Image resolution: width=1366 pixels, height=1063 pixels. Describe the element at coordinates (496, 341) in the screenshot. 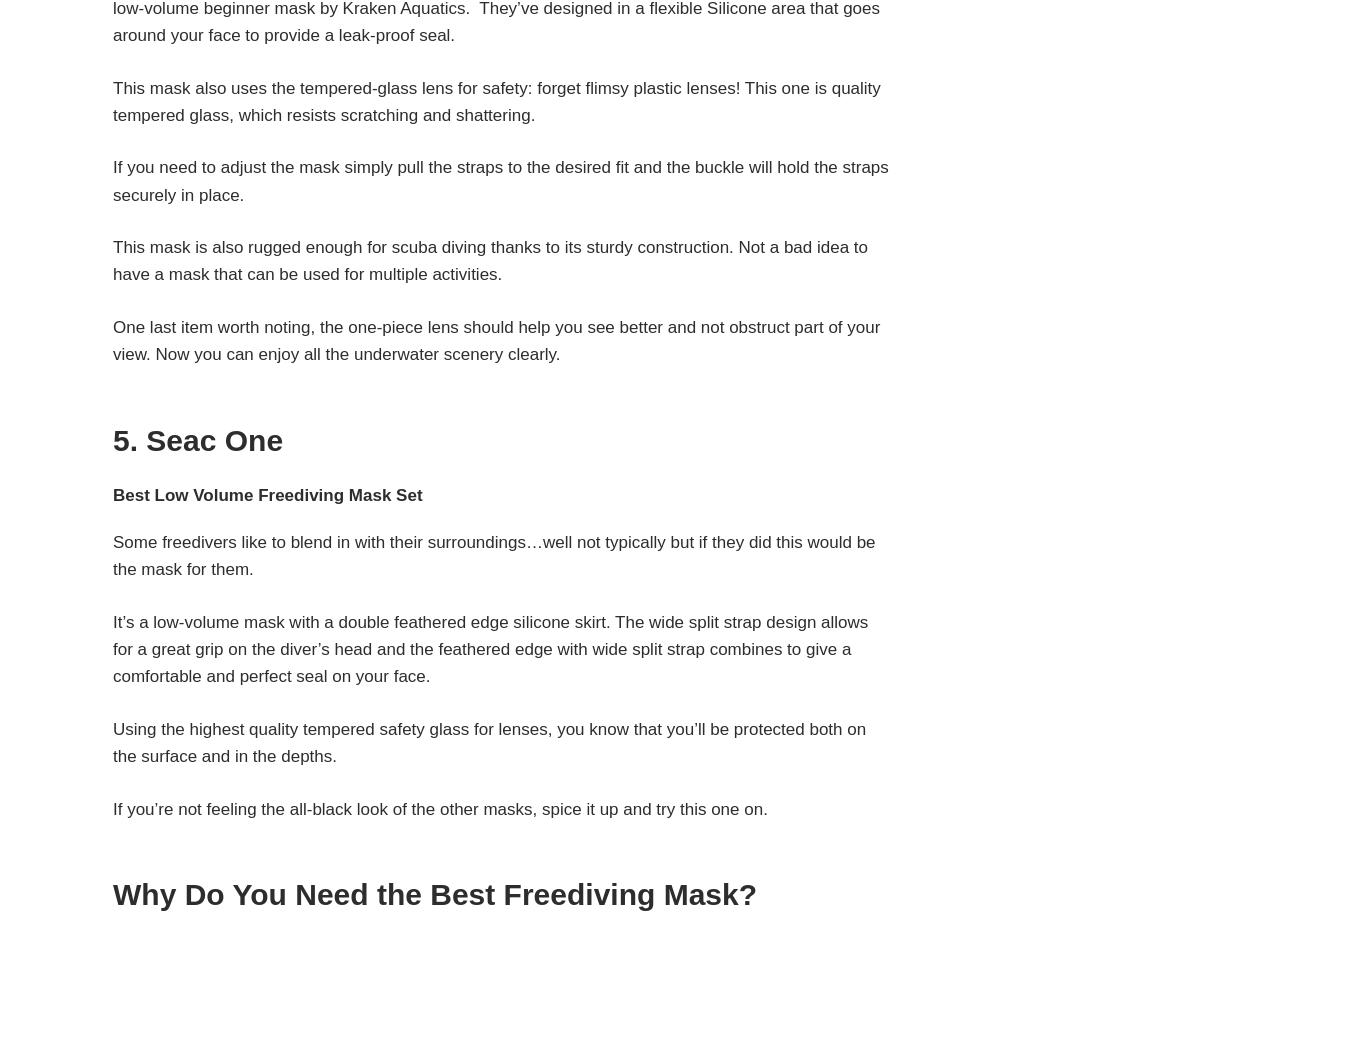

I see `'One last item worth noting, the one-piece lens should help you see better and not obstruct part of your view. Now you can enjoy all the underwater scenery clearly.'` at that location.